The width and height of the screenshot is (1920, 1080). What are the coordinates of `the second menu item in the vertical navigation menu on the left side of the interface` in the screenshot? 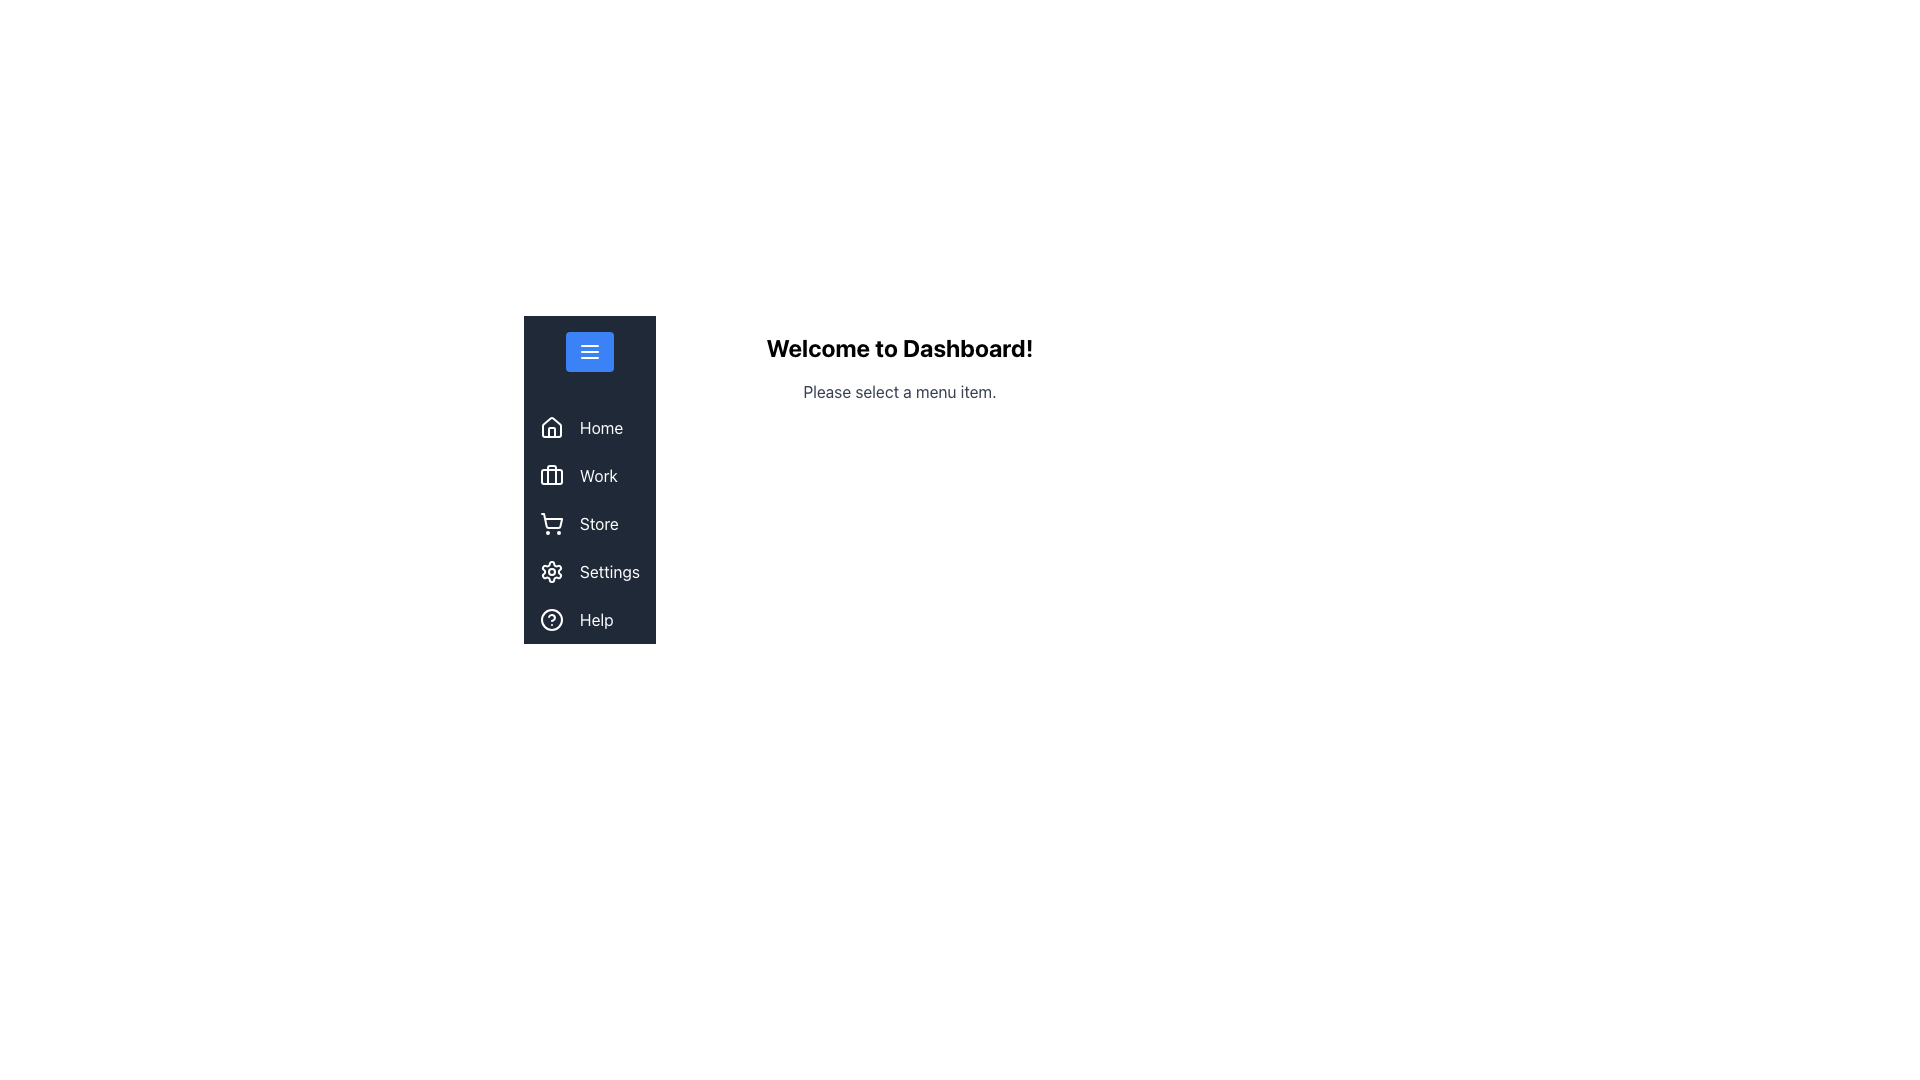 It's located at (589, 479).